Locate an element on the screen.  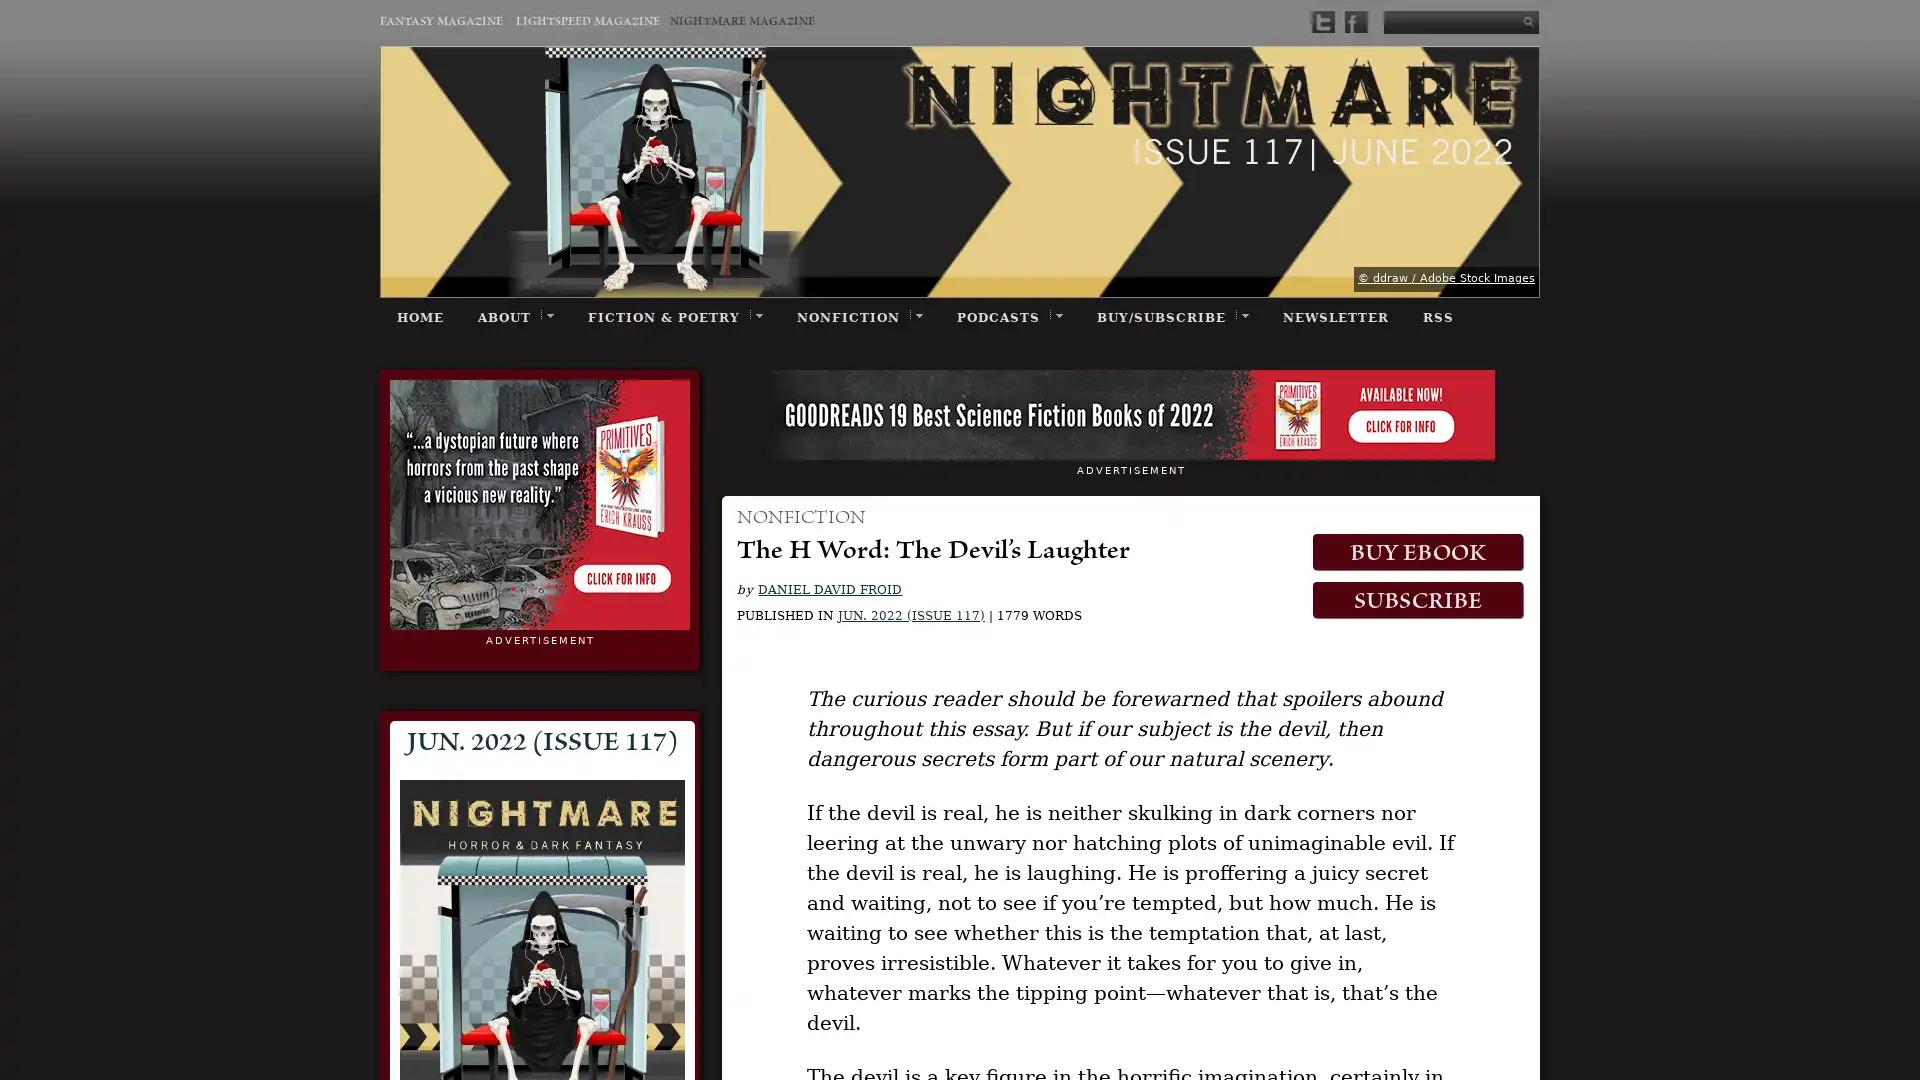
Submit is located at coordinates (1550, 21).